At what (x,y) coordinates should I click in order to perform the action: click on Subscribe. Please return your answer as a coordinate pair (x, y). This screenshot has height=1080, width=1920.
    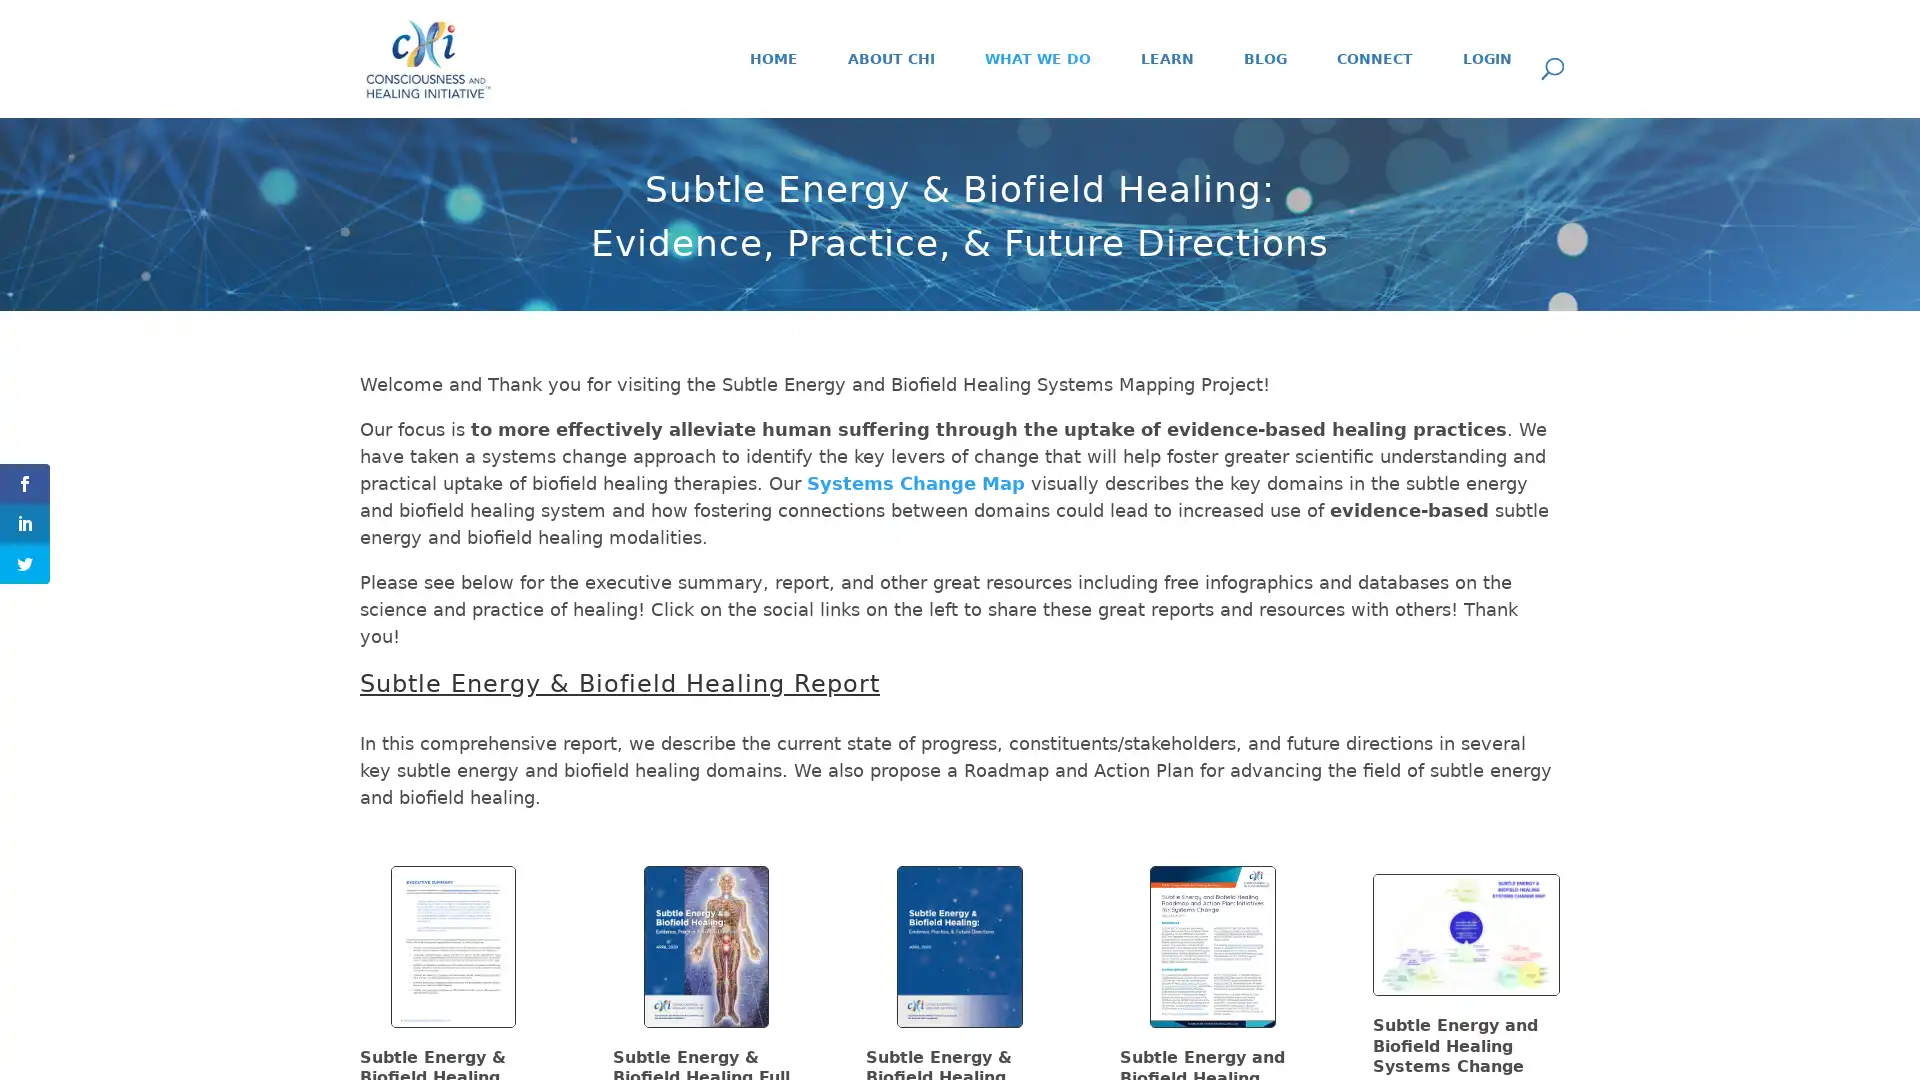
    Looking at the image, I should click on (1708, 1040).